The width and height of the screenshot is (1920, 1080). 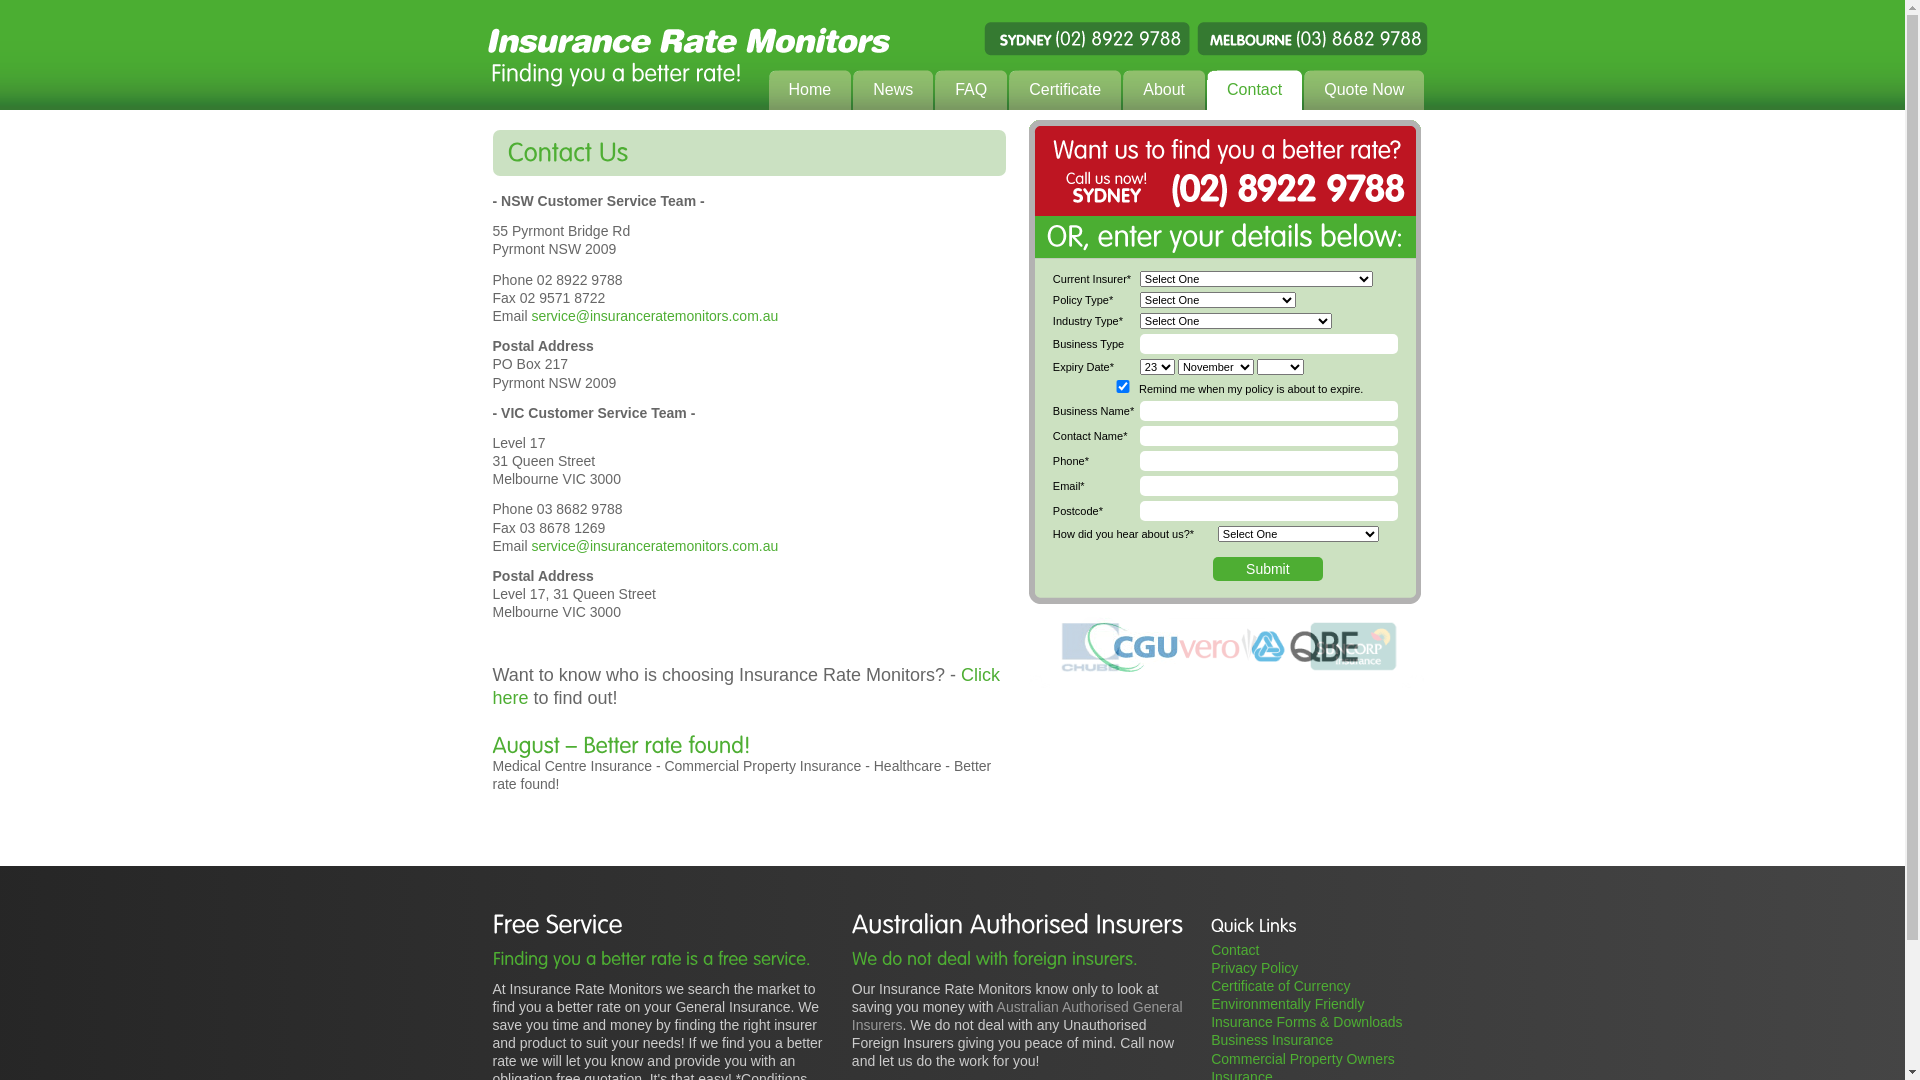 I want to click on 'service@insuranceratemonitors.com.au', so click(x=654, y=315).